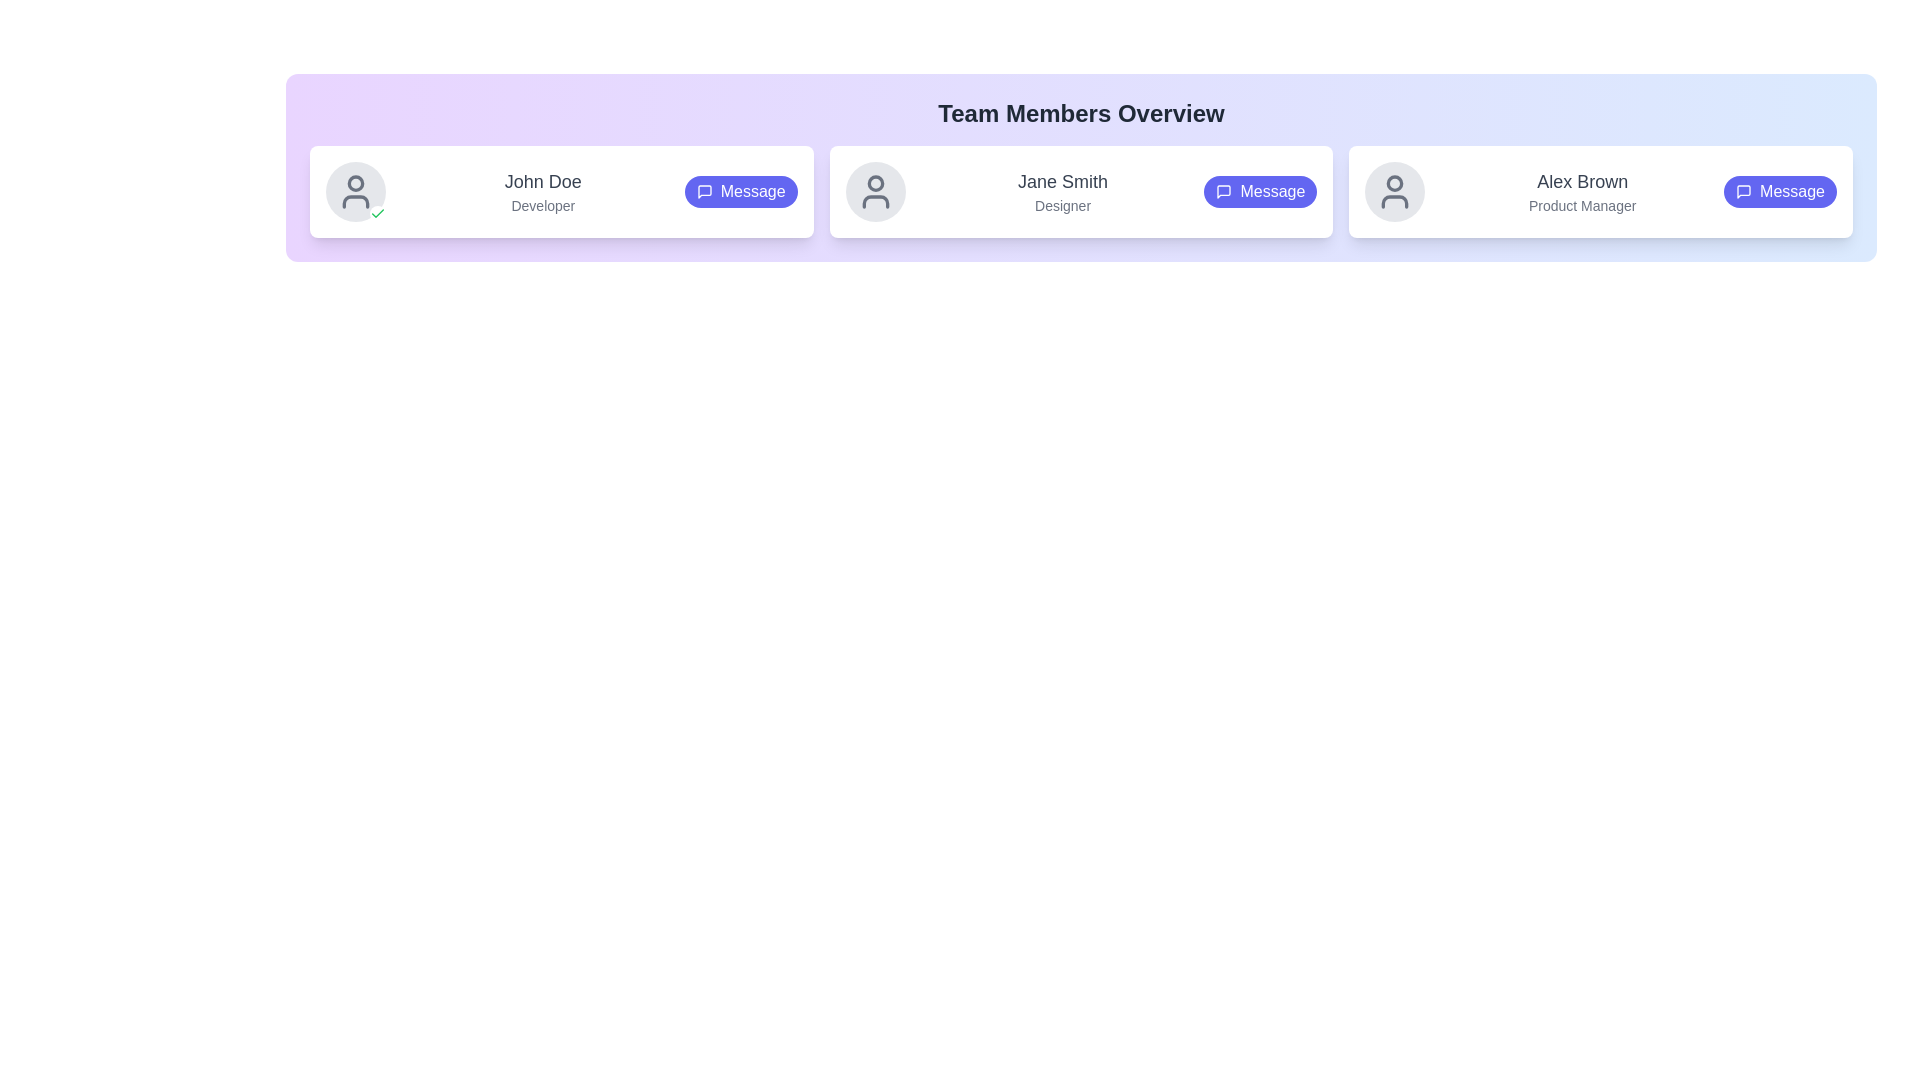  I want to click on the 'Message' button with a rounded rectangular shape and an indigo background, so click(1780, 192).